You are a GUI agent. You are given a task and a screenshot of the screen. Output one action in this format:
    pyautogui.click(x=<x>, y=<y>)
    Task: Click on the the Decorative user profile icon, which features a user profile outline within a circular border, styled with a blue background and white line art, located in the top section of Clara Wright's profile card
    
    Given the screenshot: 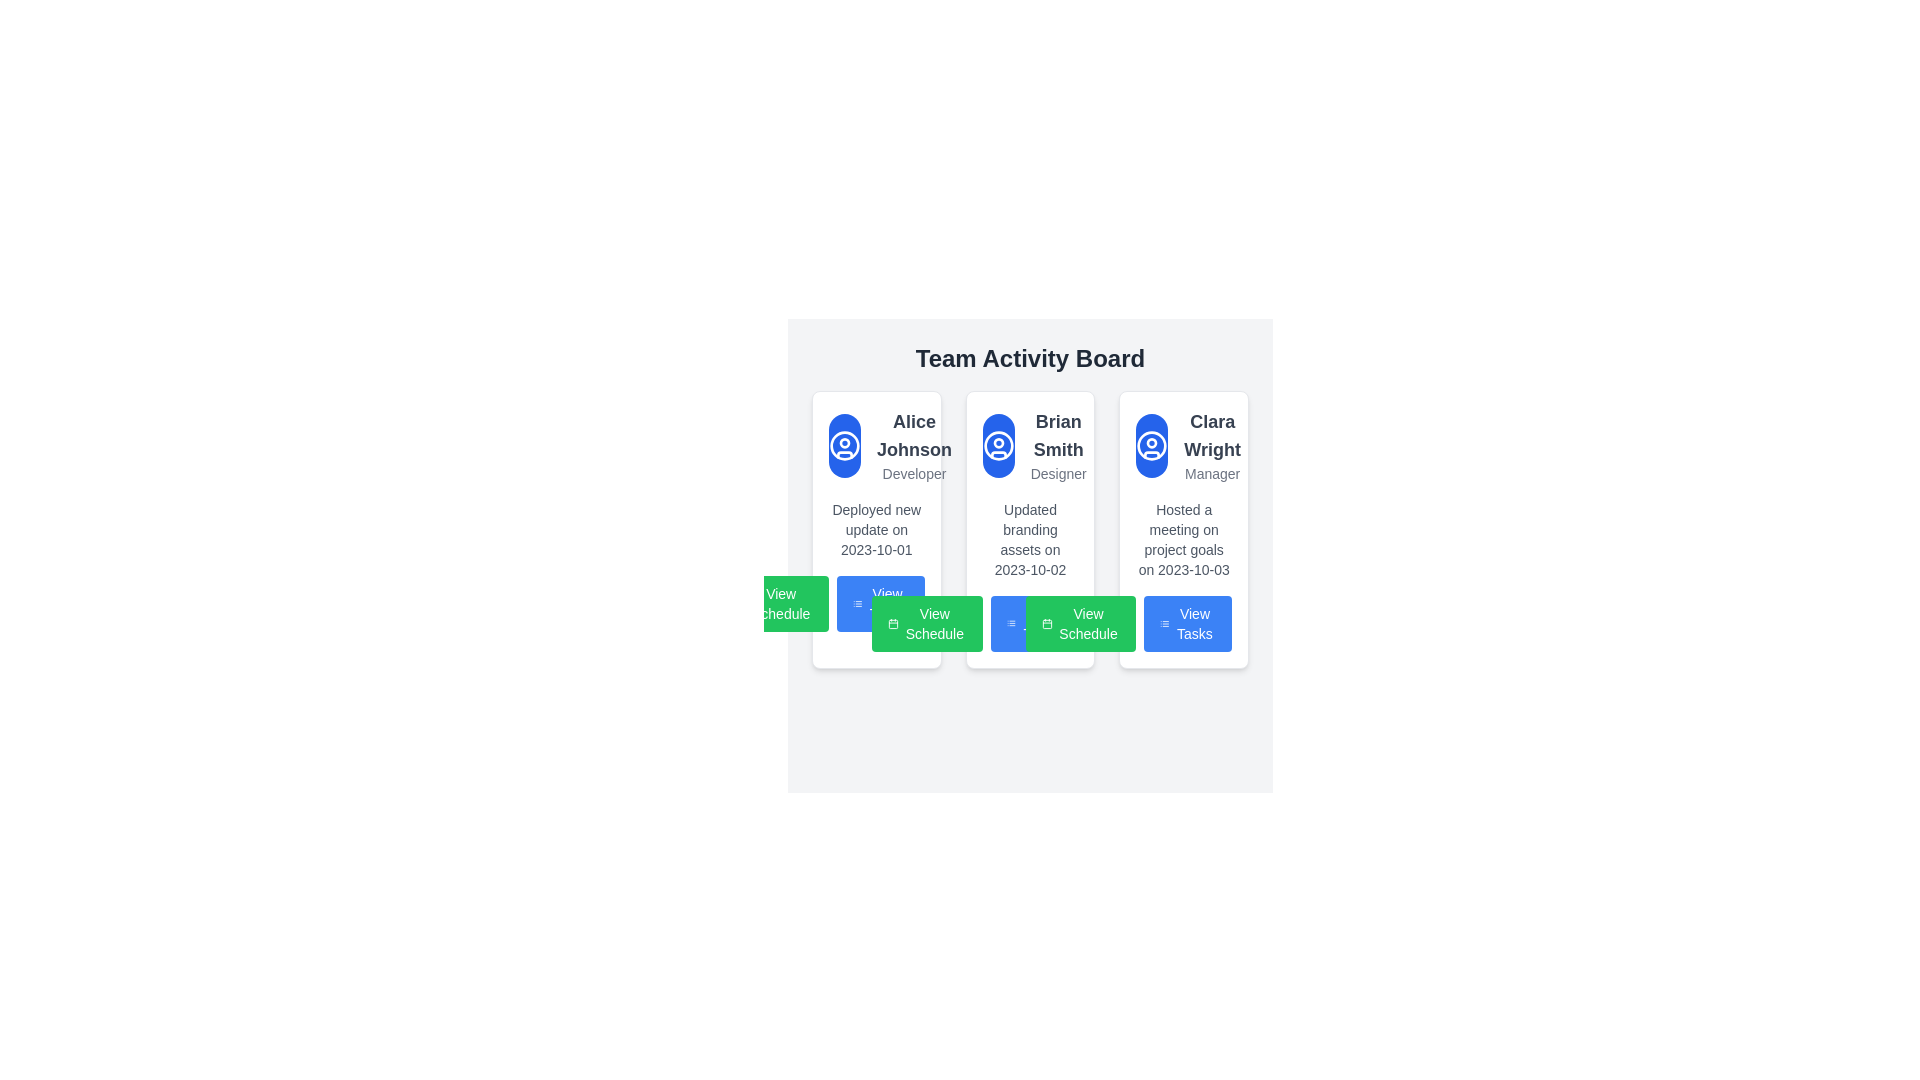 What is the action you would take?
    pyautogui.click(x=1152, y=445)
    